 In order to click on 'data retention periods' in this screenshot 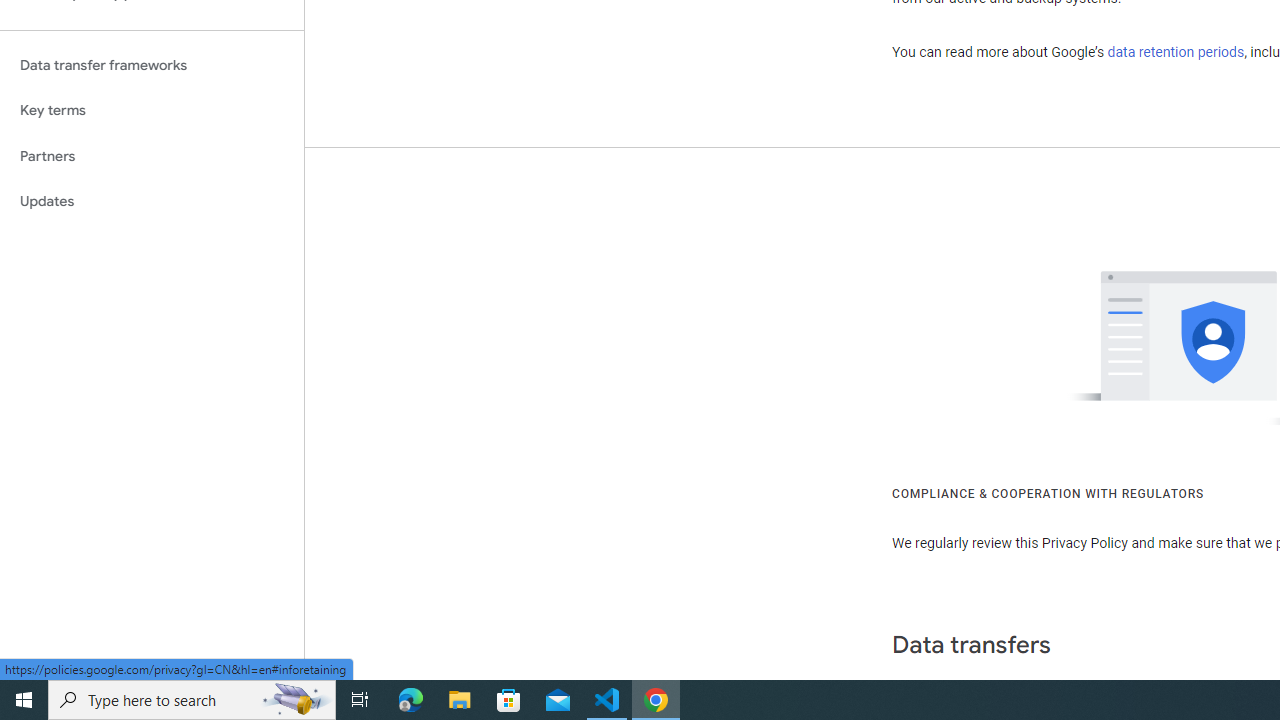, I will do `click(1176, 51)`.